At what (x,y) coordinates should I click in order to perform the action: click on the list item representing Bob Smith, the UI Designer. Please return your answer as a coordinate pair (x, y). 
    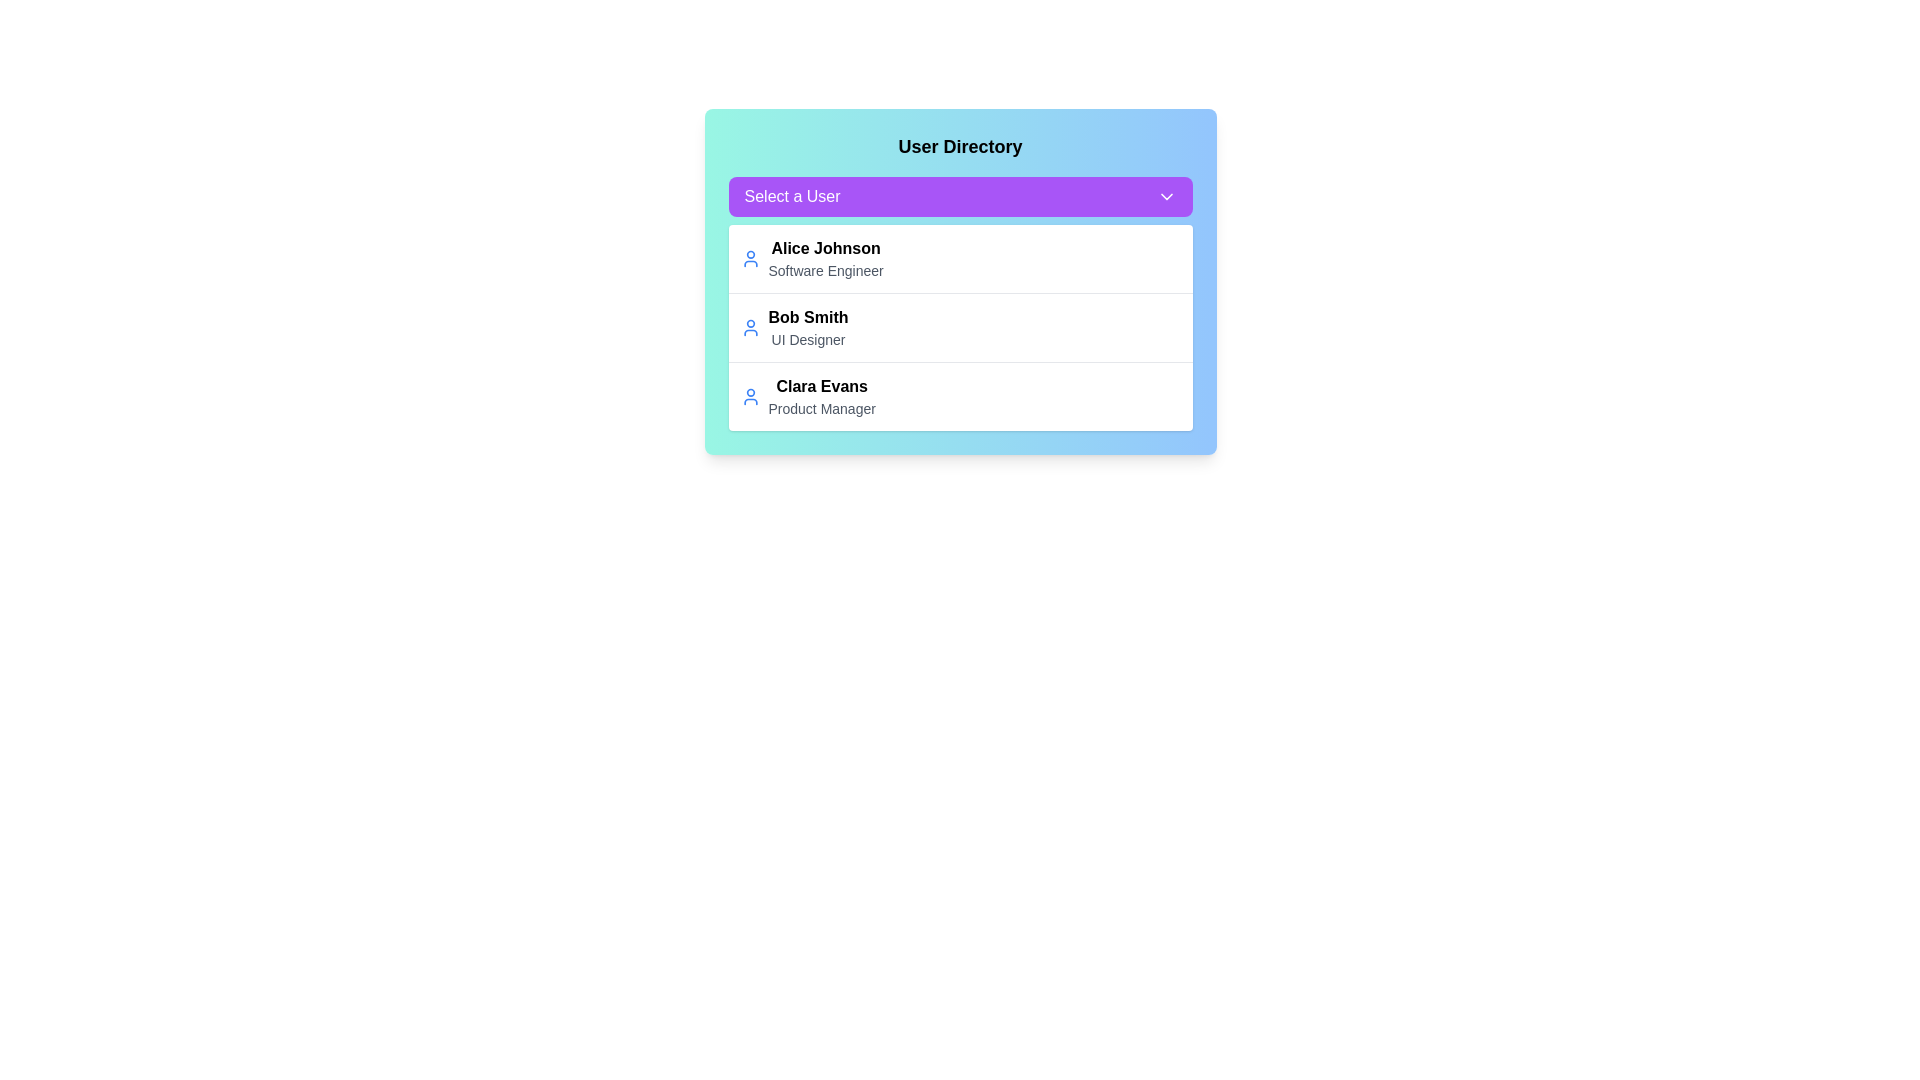
    Looking at the image, I should click on (960, 326).